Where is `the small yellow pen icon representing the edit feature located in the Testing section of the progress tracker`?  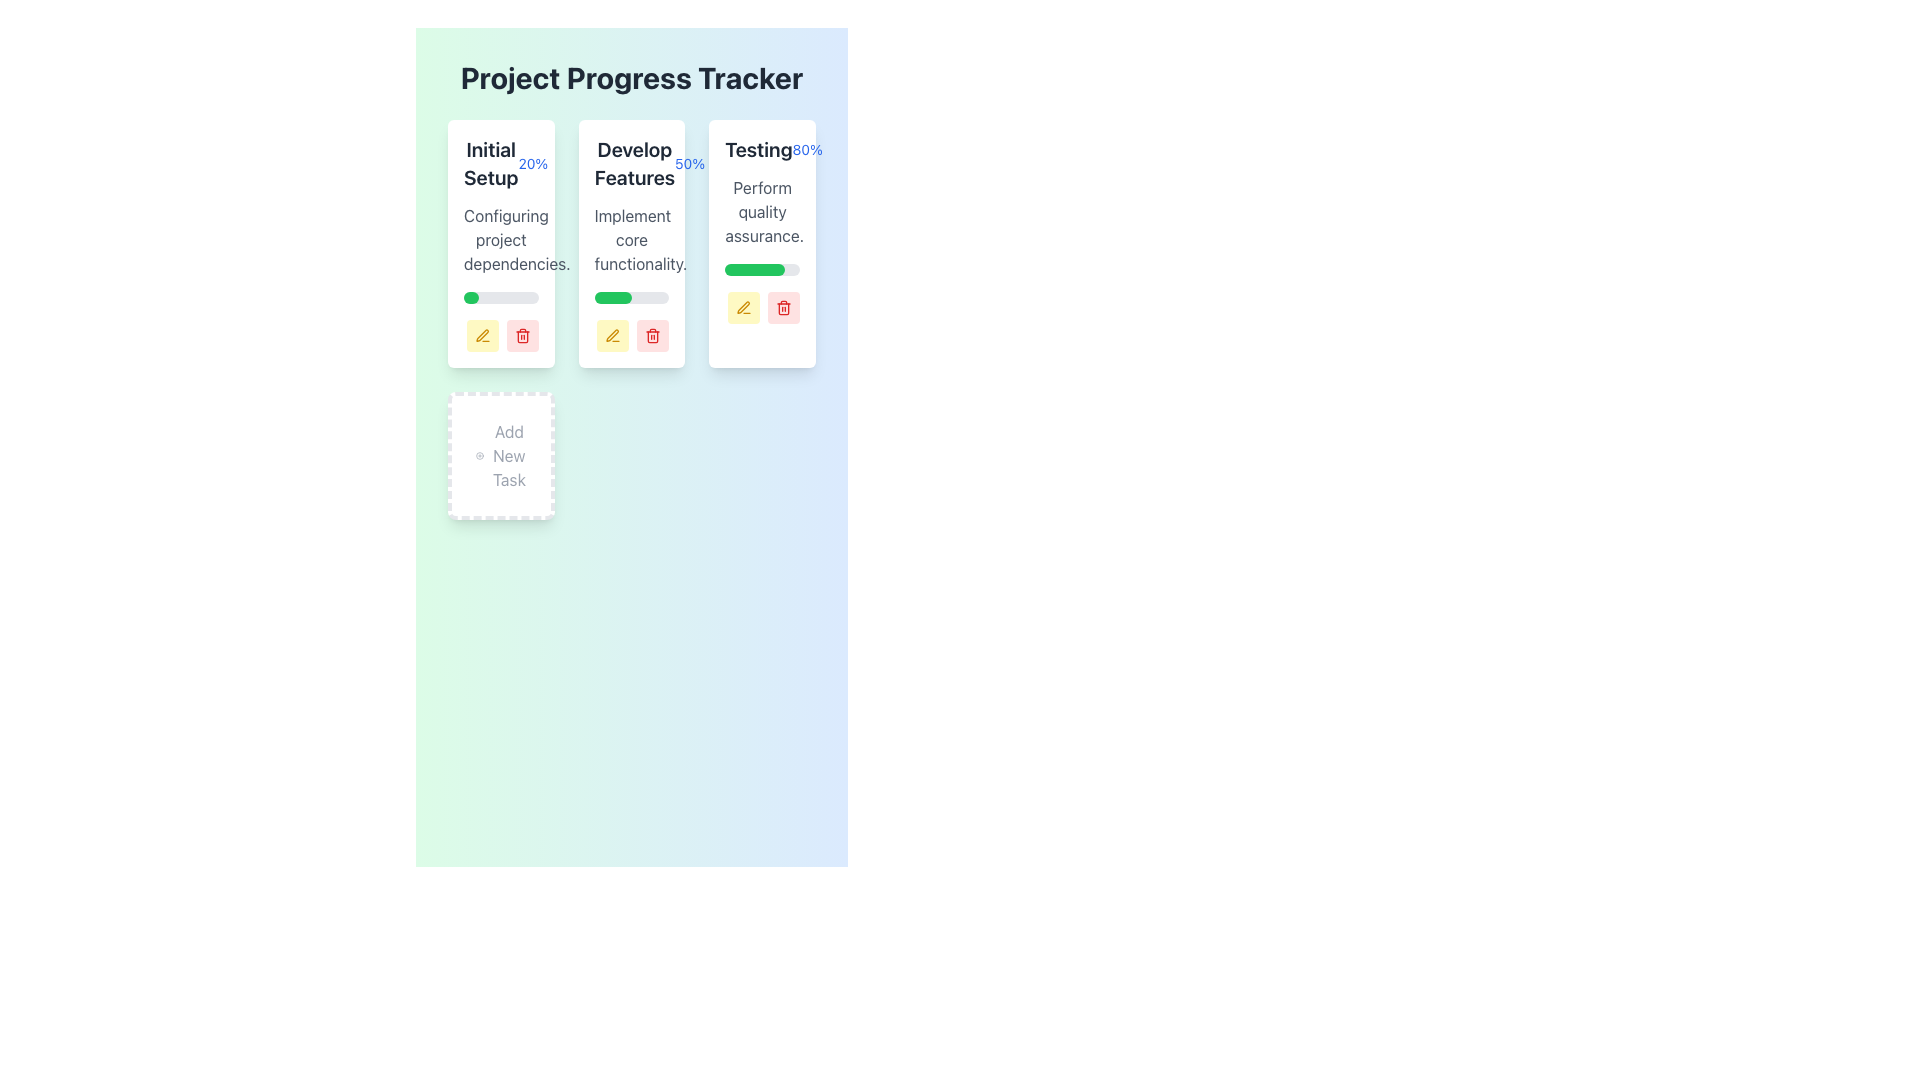
the small yellow pen icon representing the edit feature located in the Testing section of the progress tracker is located at coordinates (743, 308).